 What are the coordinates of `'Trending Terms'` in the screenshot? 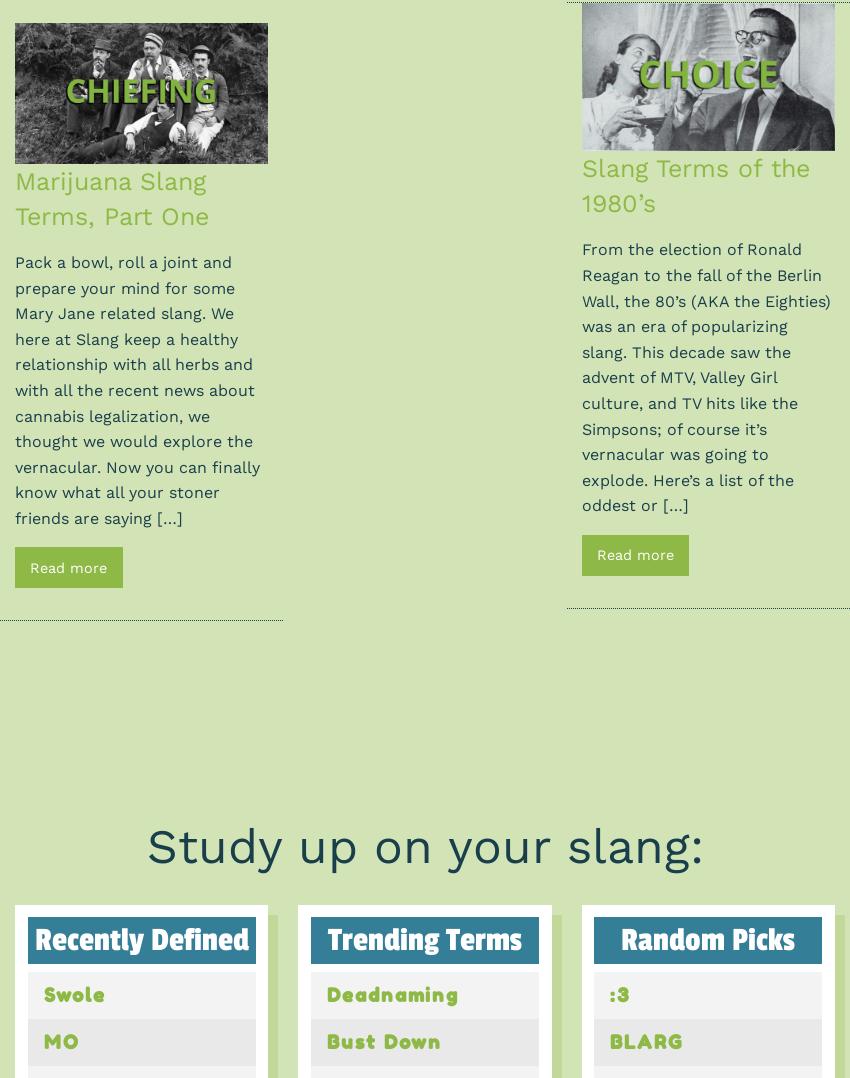 It's located at (326, 939).